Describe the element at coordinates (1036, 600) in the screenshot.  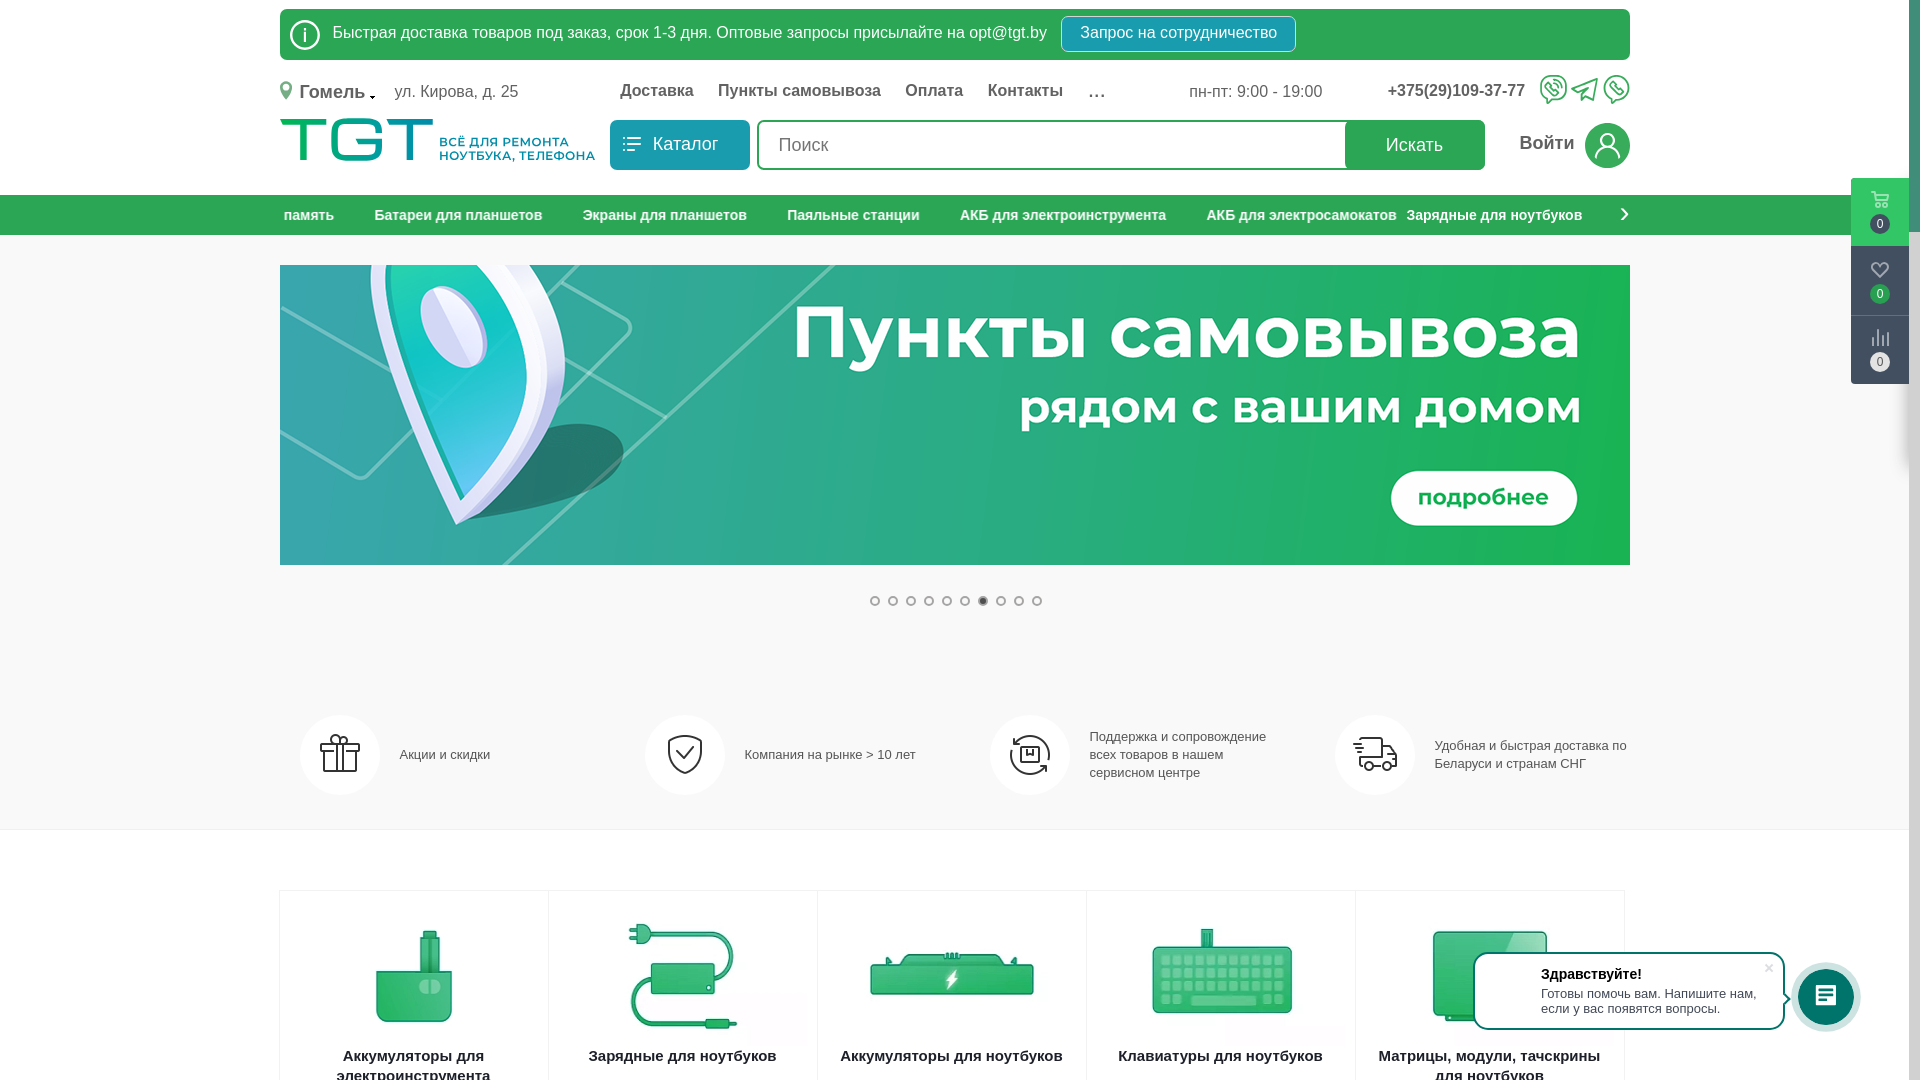
I see `'10'` at that location.